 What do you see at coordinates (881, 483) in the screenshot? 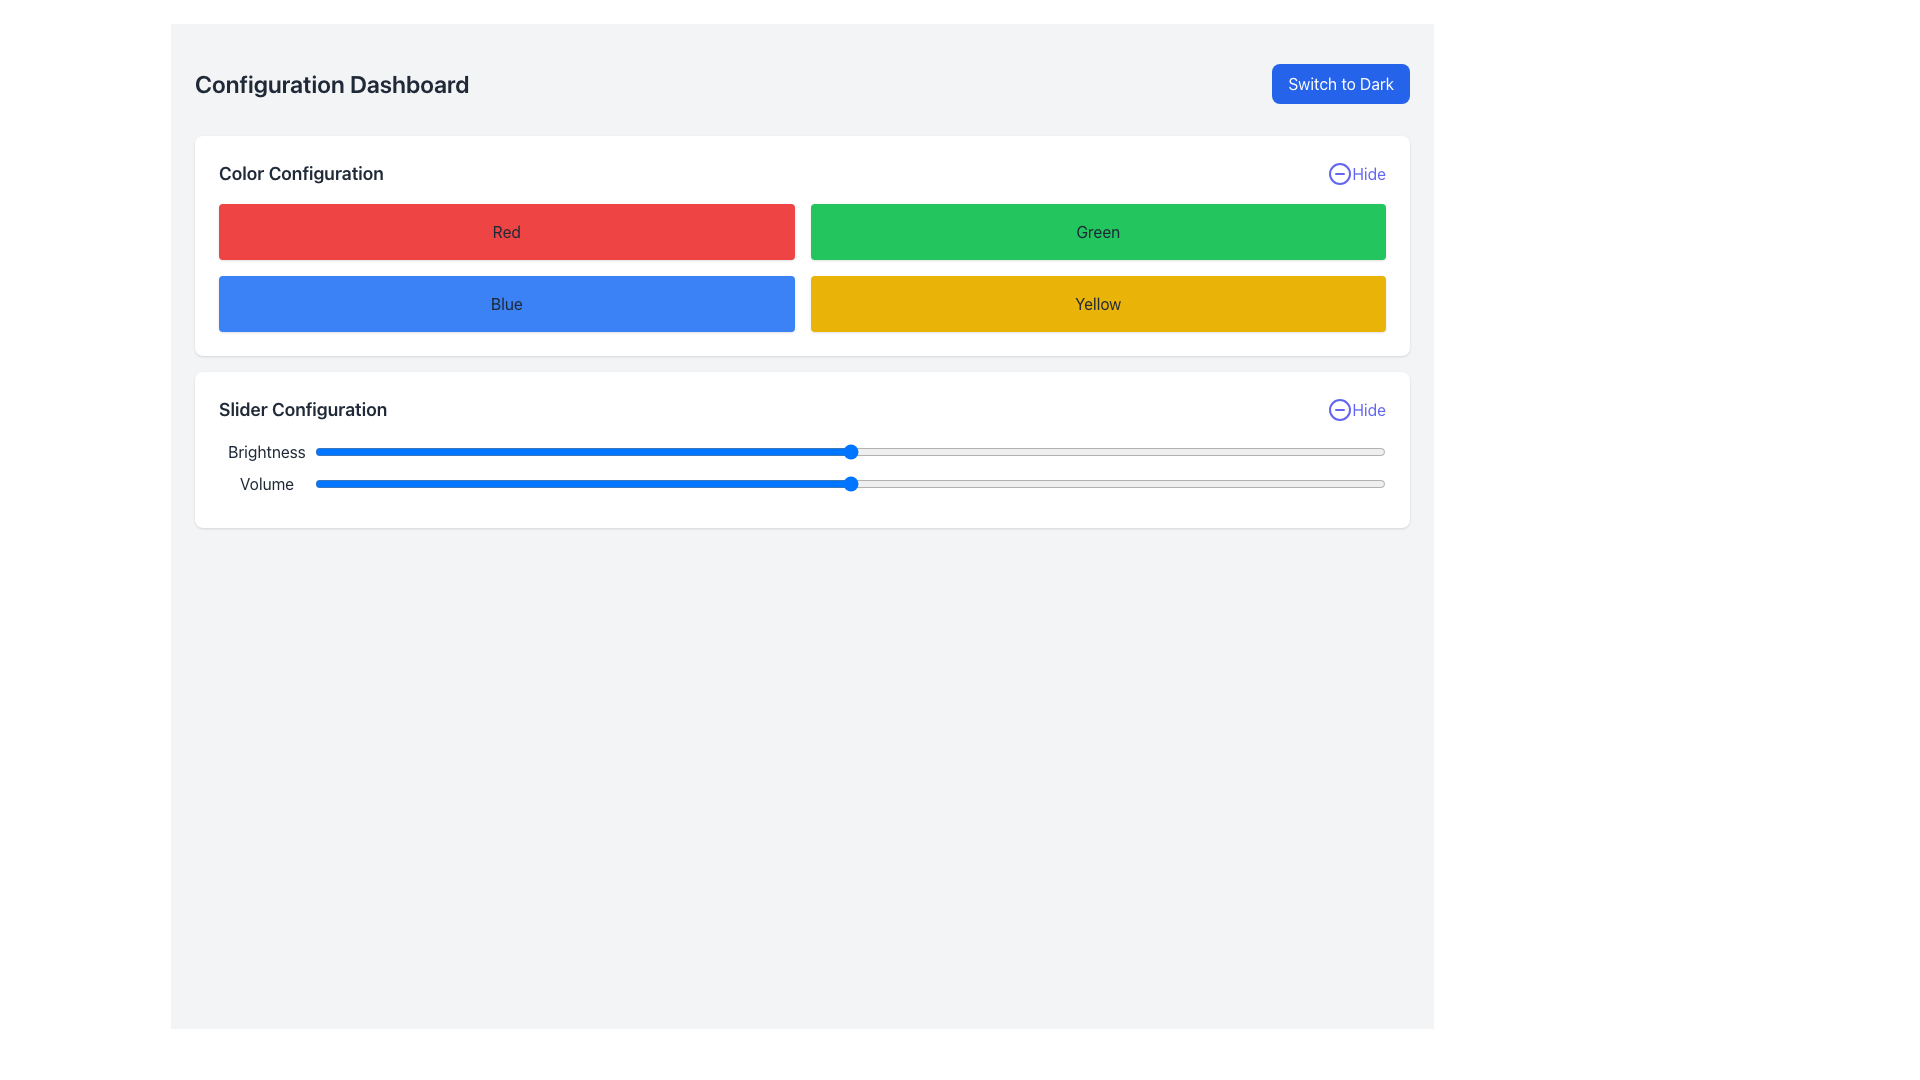
I see `the slider value` at bounding box center [881, 483].